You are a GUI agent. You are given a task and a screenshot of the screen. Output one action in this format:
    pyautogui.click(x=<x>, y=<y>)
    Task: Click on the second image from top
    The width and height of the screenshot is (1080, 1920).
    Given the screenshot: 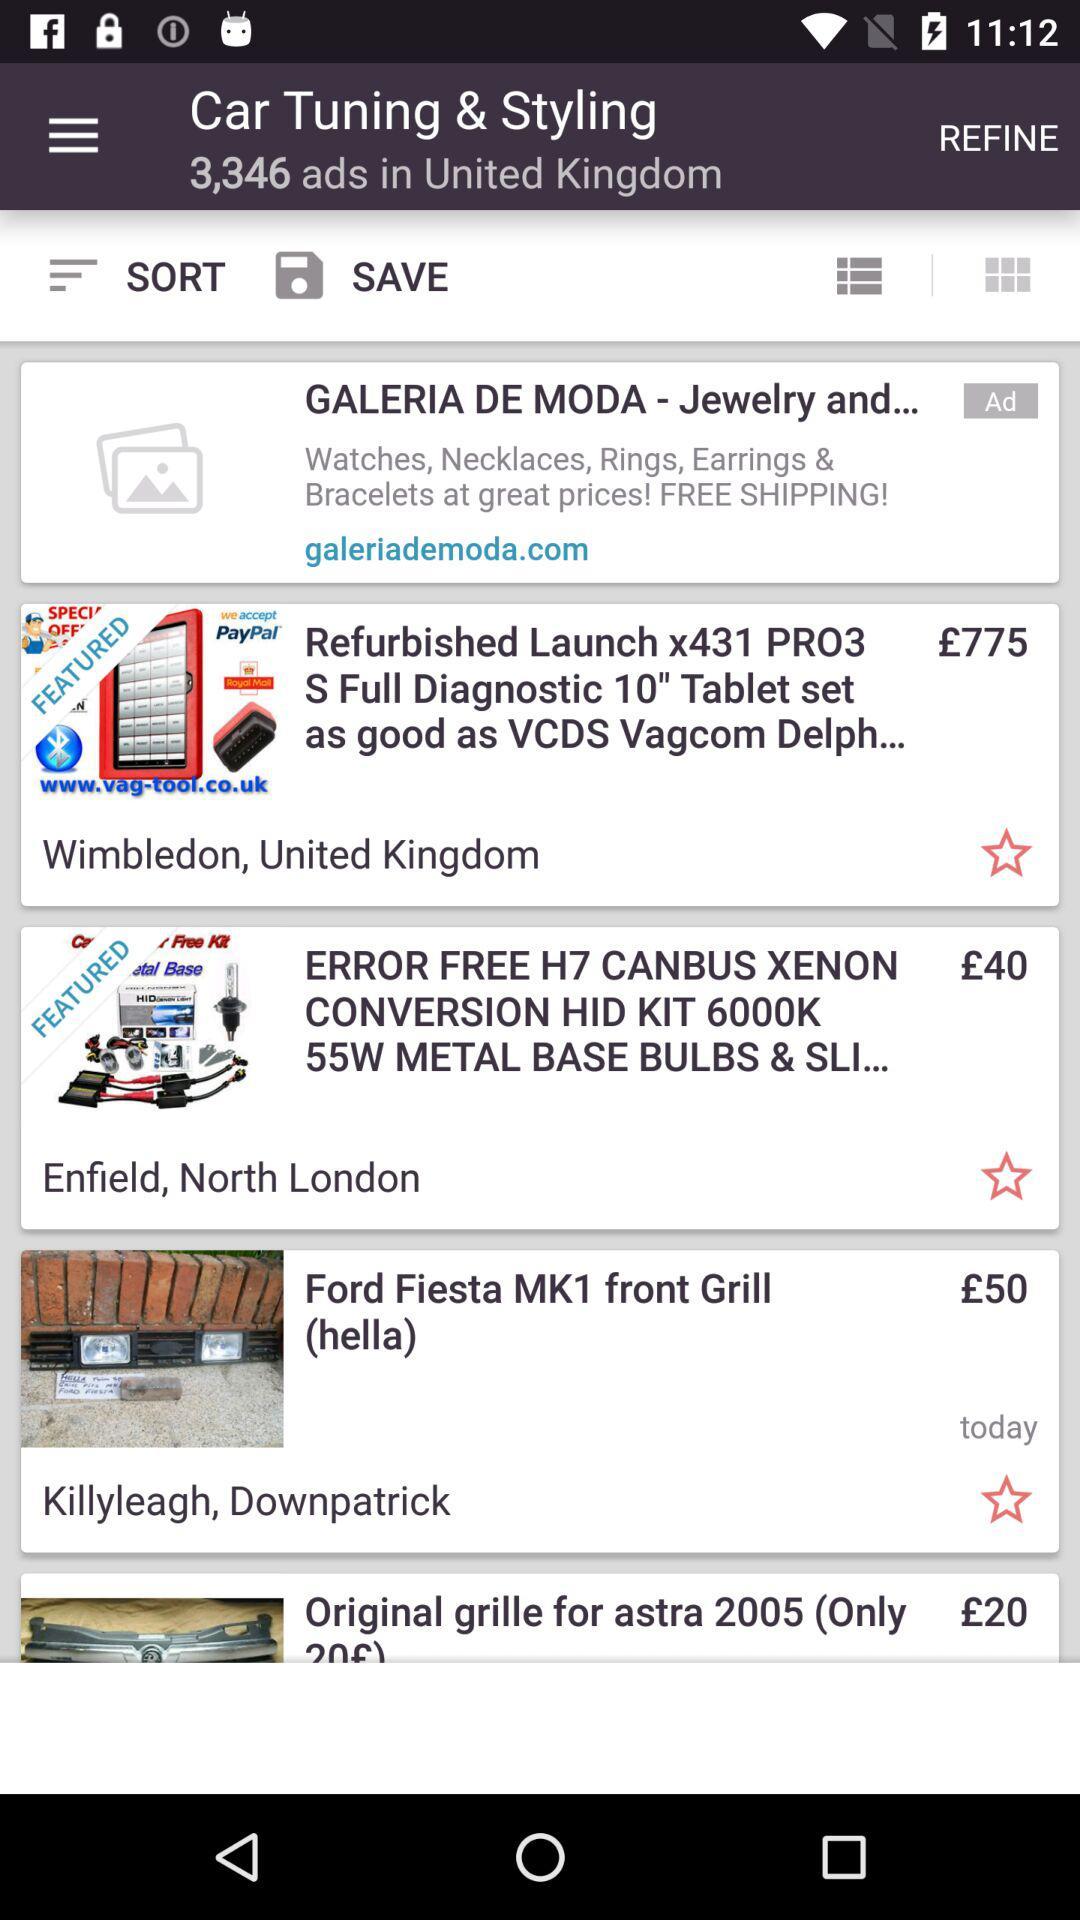 What is the action you would take?
    pyautogui.click(x=151, y=702)
    